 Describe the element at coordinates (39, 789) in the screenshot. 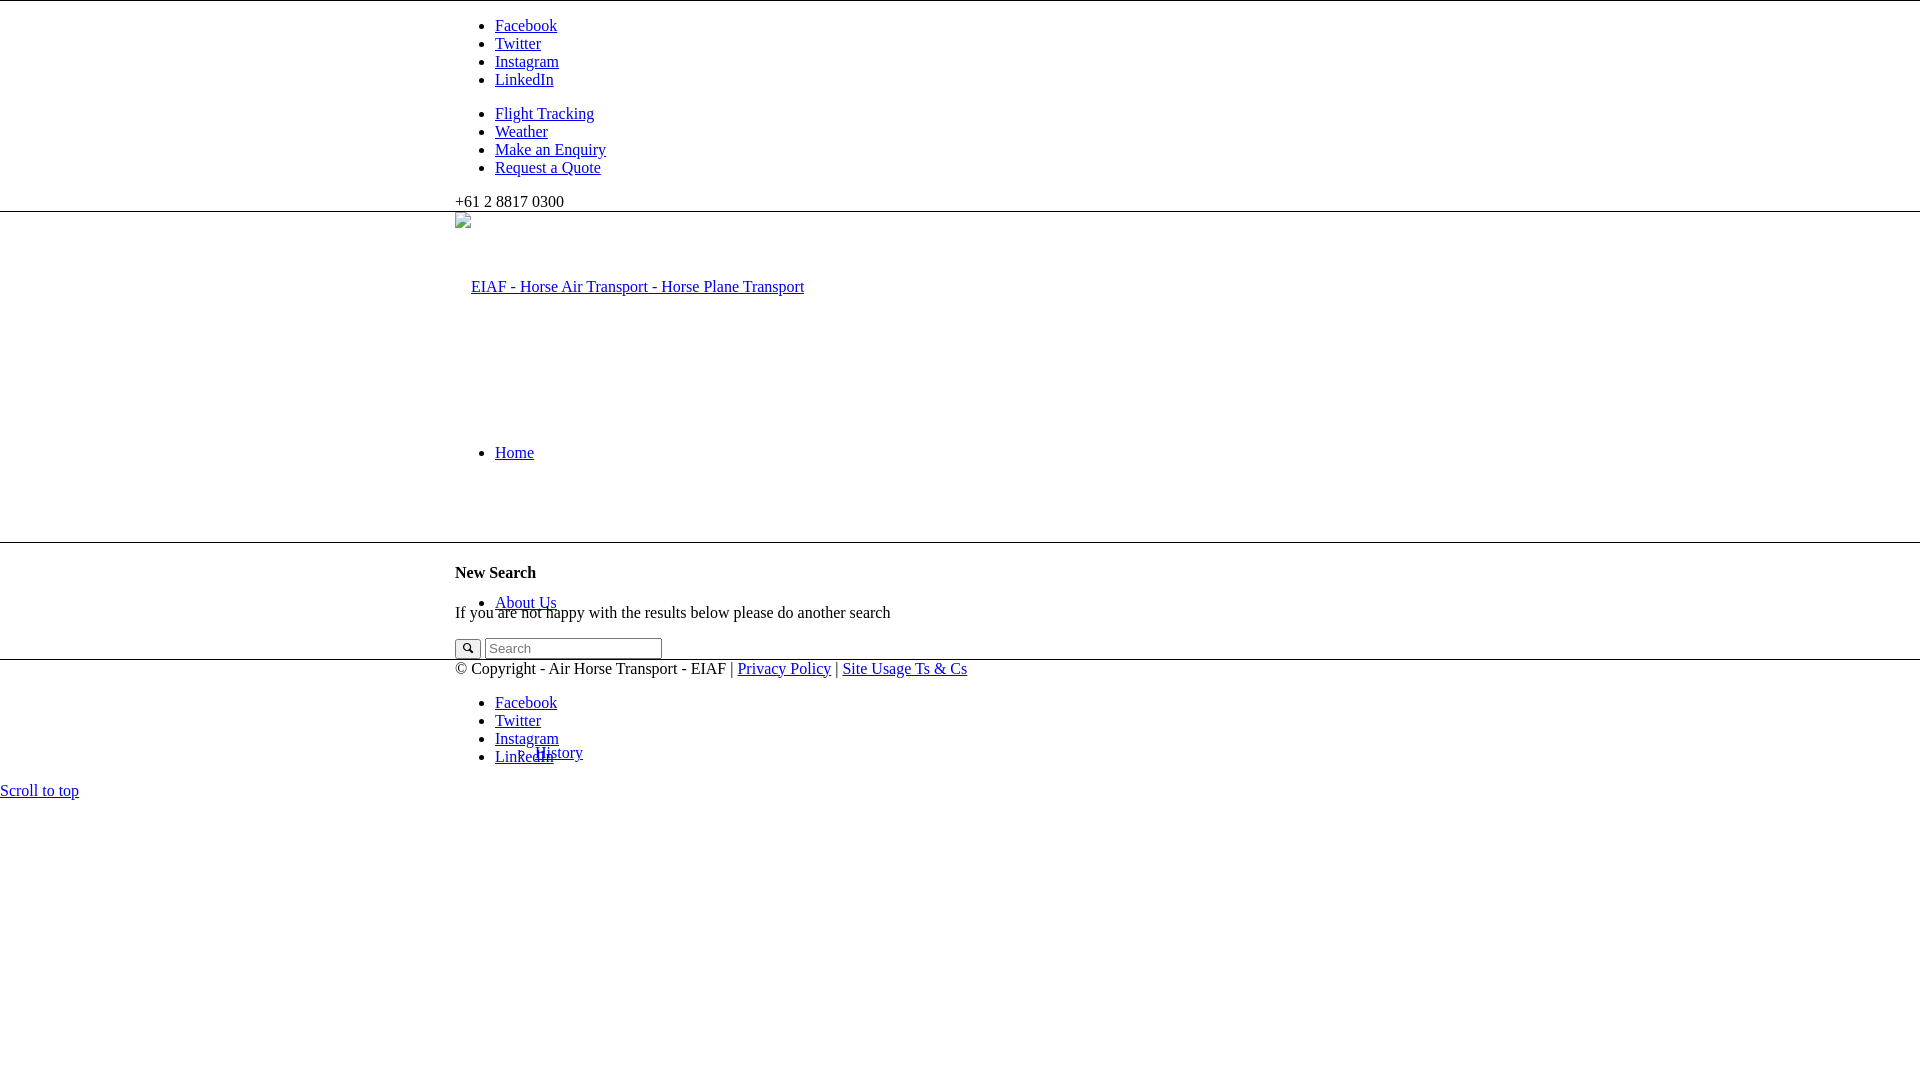

I see `'Scroll to top'` at that location.